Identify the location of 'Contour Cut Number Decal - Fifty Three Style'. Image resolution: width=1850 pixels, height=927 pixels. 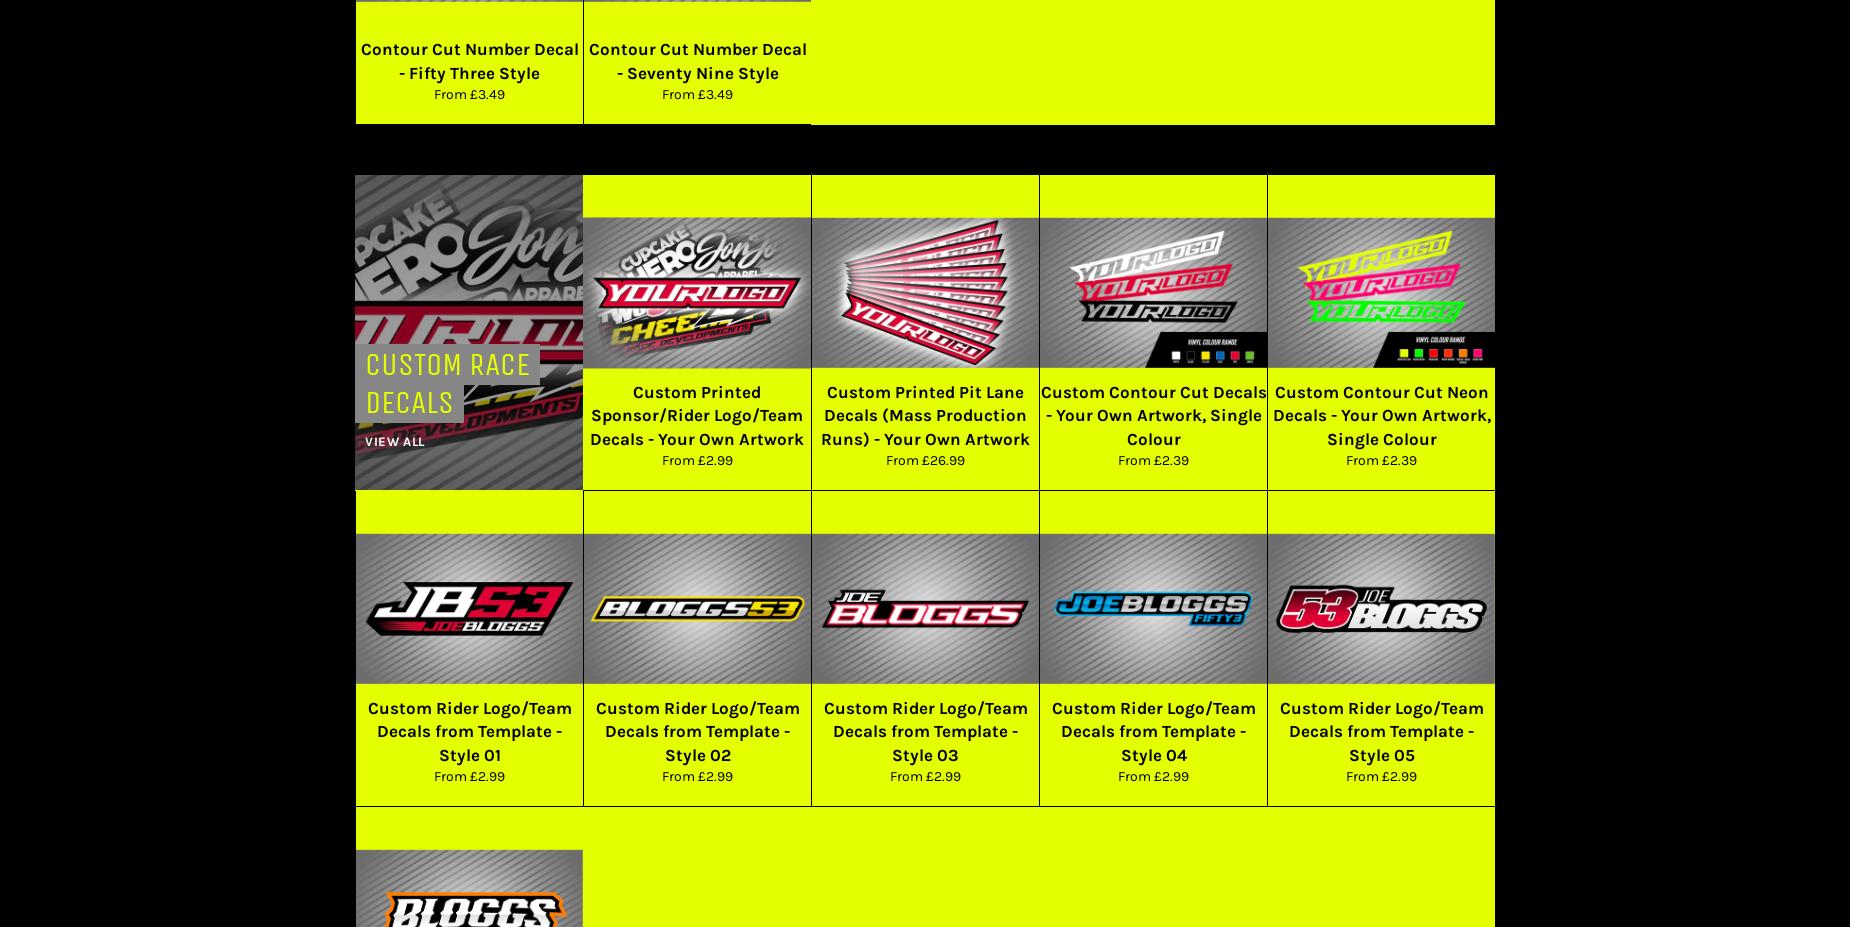
(468, 59).